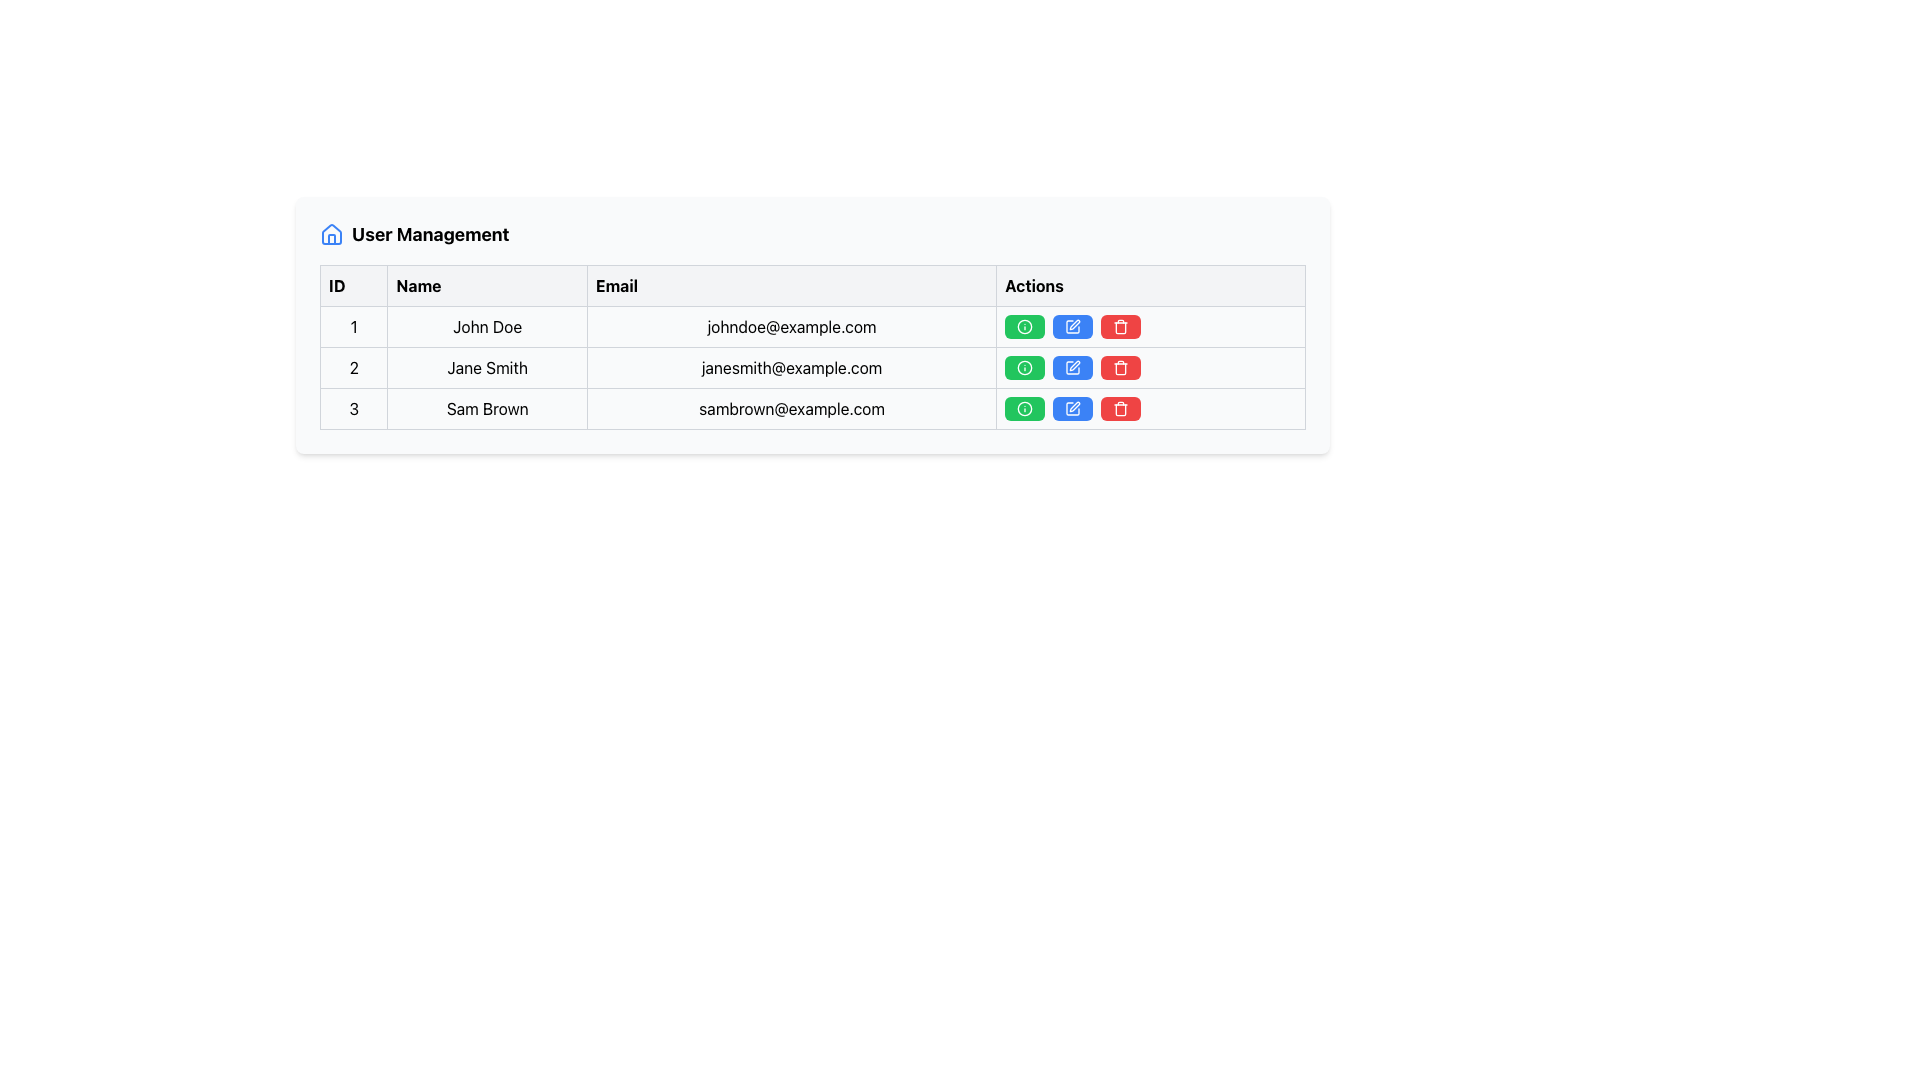  Describe the element at coordinates (1072, 407) in the screenshot. I see `the graphical icon resembling a square in the 'Actions' column for Jane Smith in the user management table` at that location.